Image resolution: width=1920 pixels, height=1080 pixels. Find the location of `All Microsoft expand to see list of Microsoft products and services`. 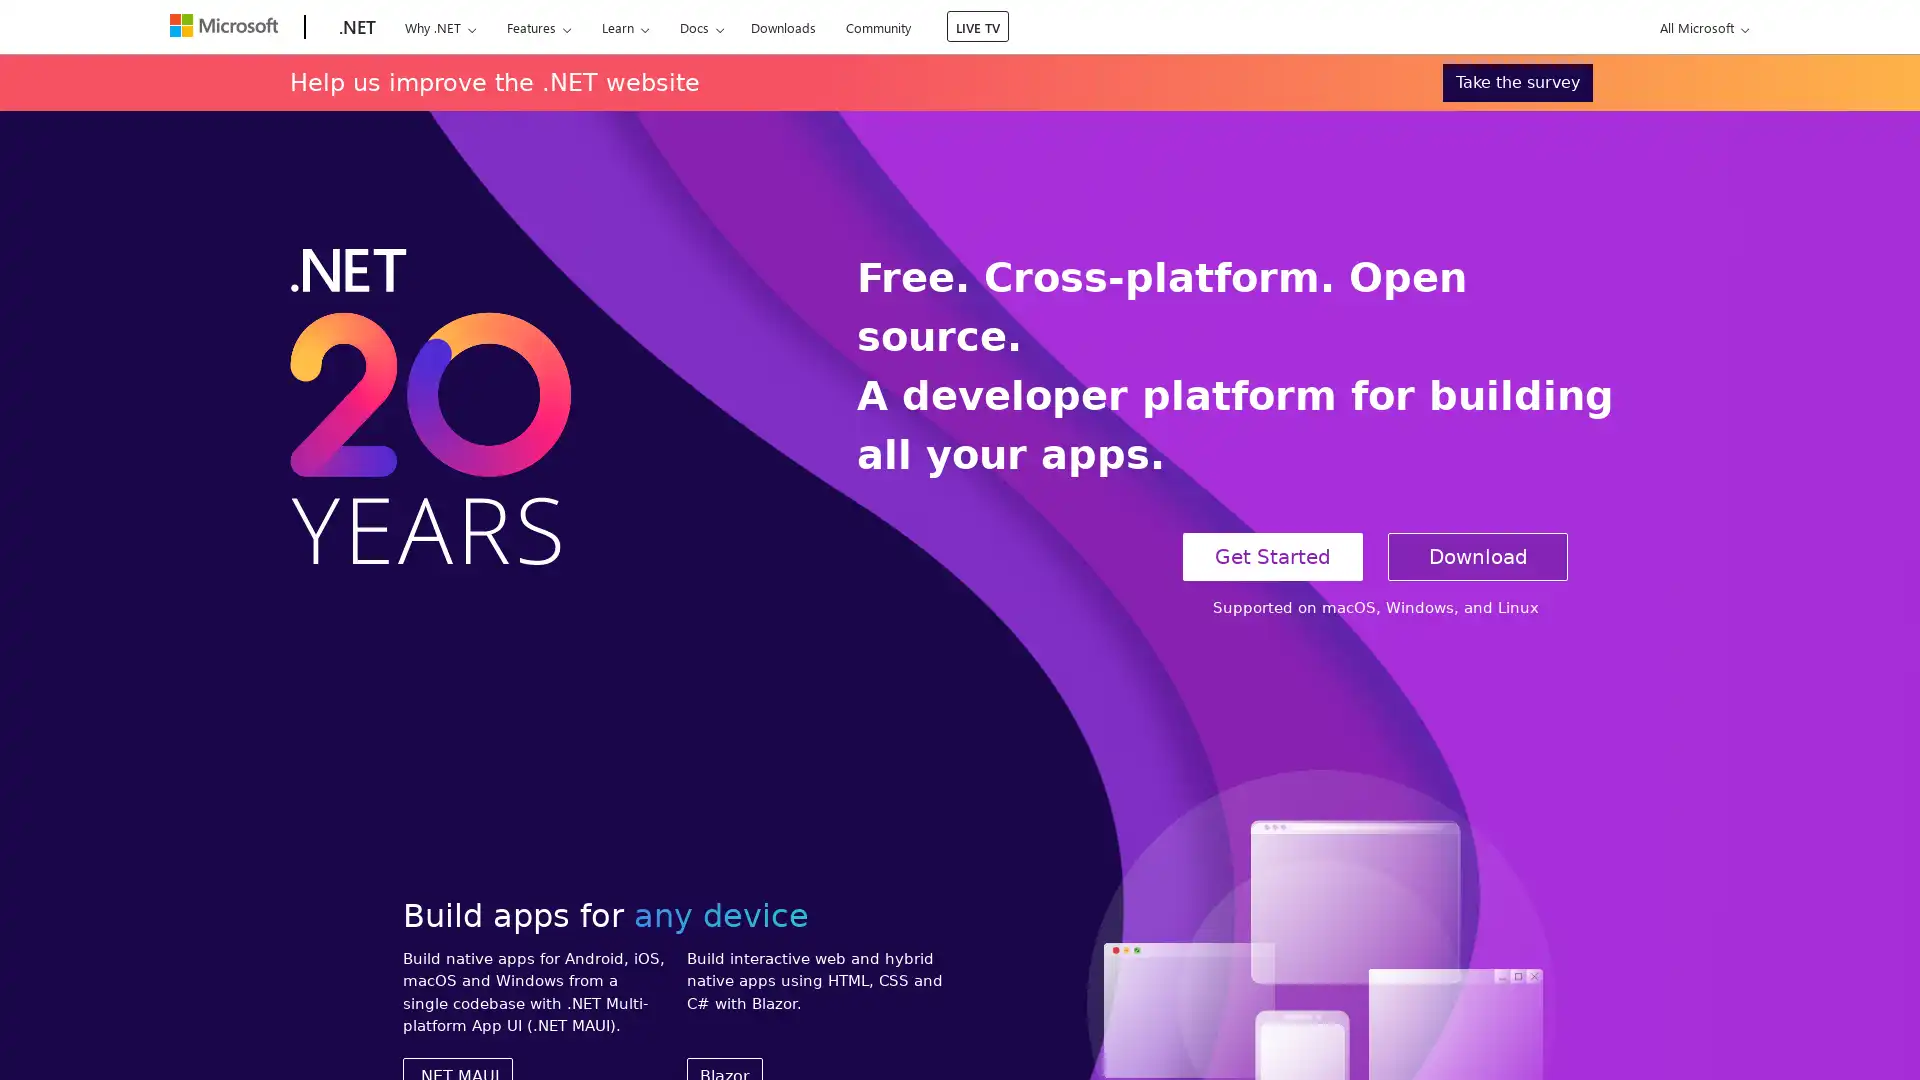

All Microsoft expand to see list of Microsoft products and services is located at coordinates (1700, 27).